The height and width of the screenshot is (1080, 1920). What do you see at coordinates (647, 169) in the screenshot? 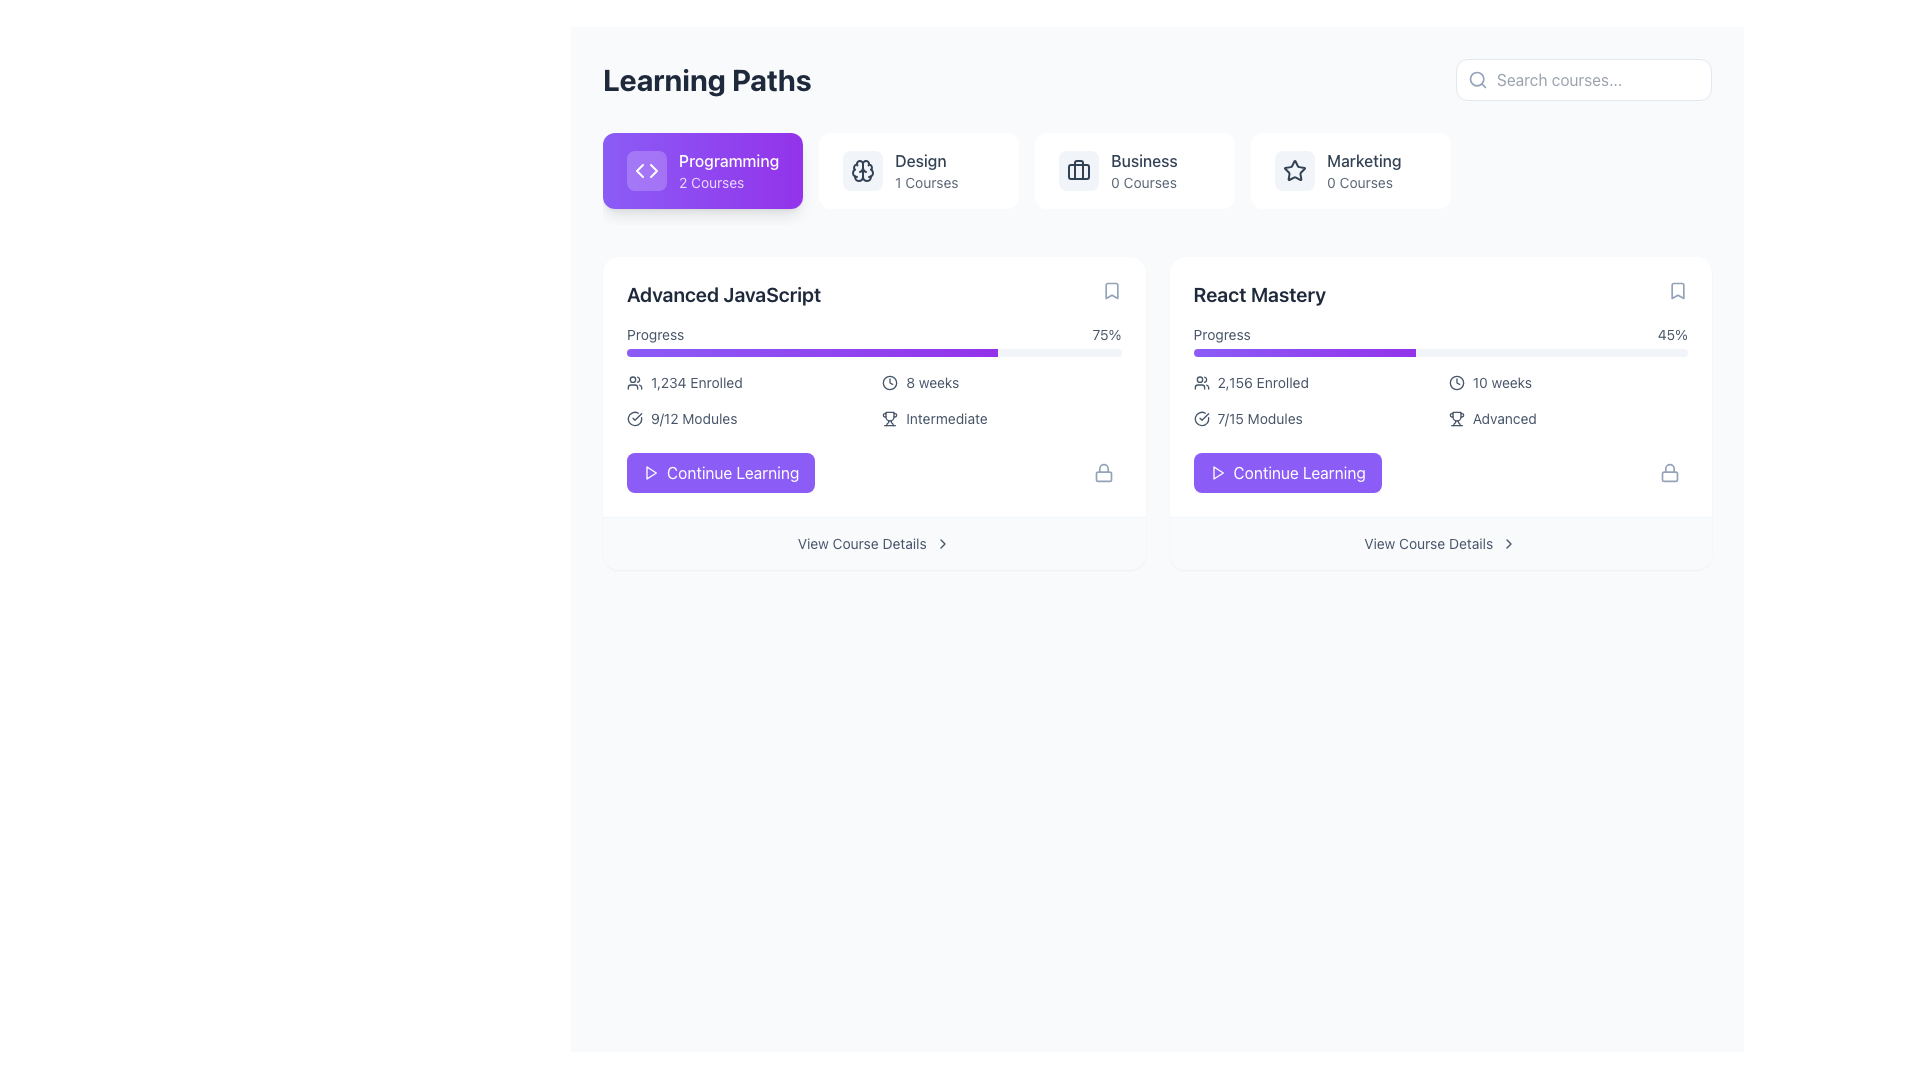
I see `the appearance of the icon resembling a coding or symbol marker, located within the 'Programming' button in the 'Learning Paths' section of the interface` at bounding box center [647, 169].